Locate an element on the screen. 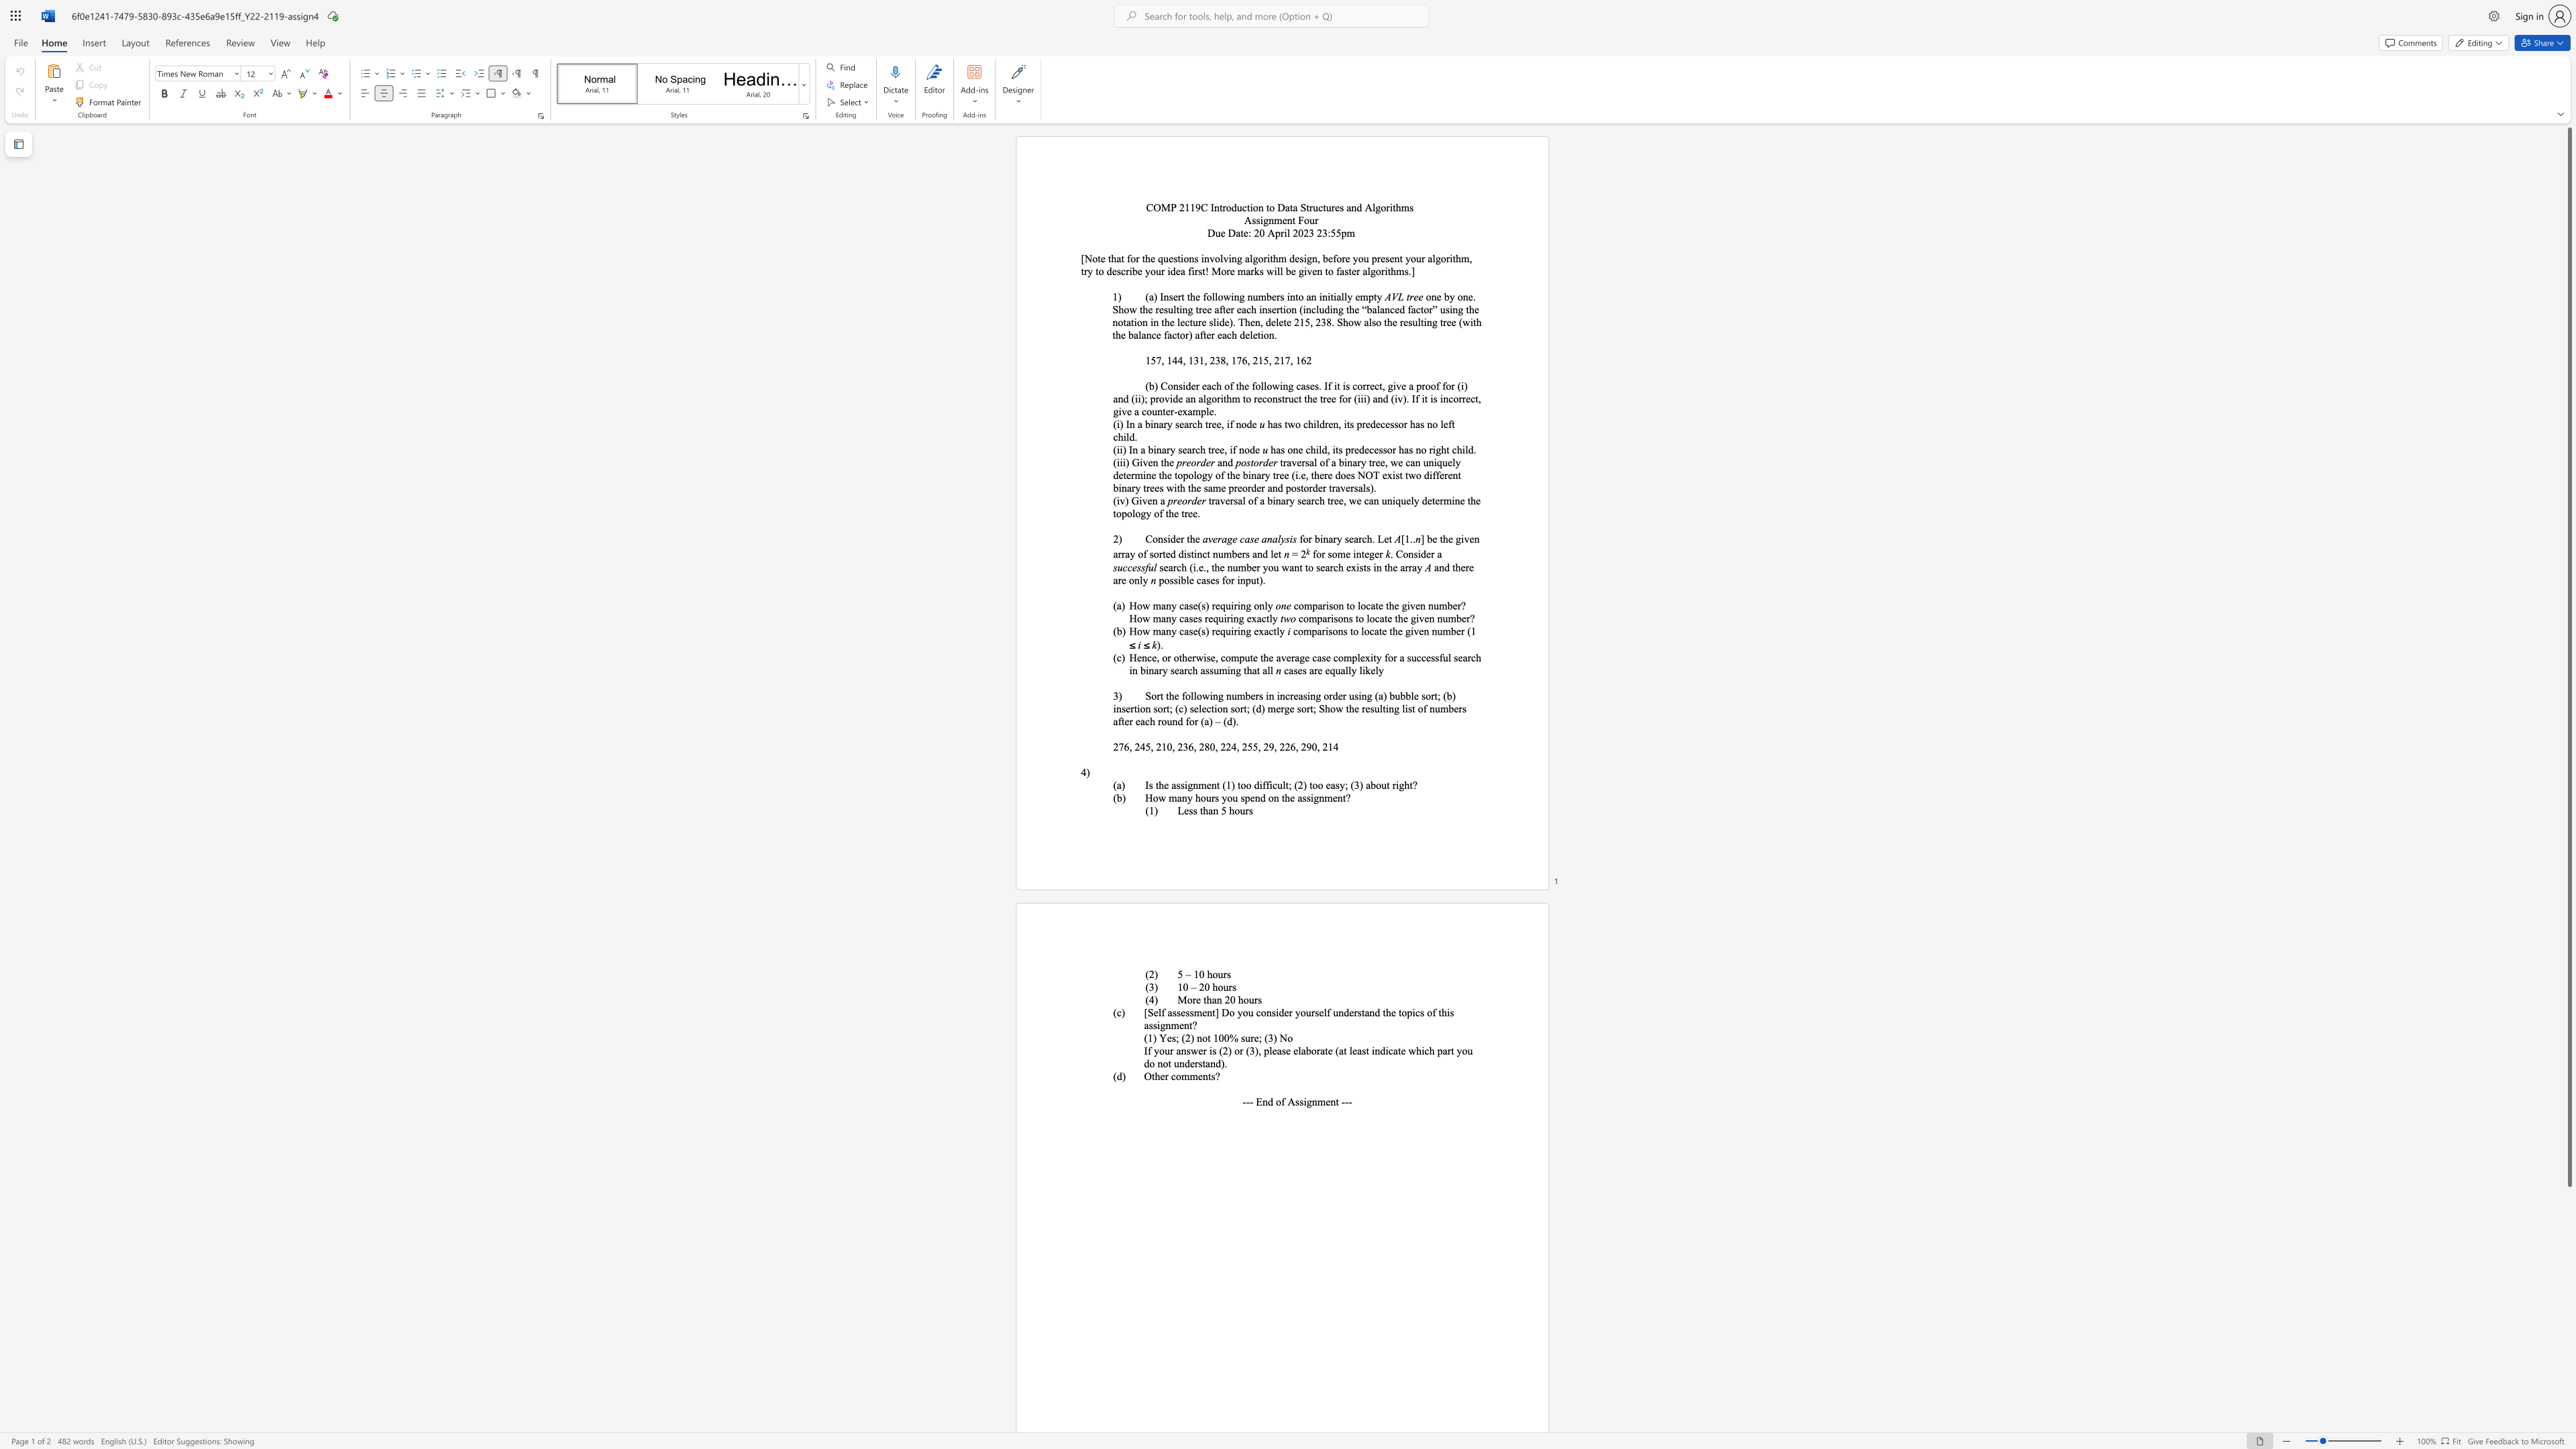 The image size is (2576, 1449). the subset text "ou spend on th" within the text "How many hours you spend on the assignment?" is located at coordinates (1227, 797).